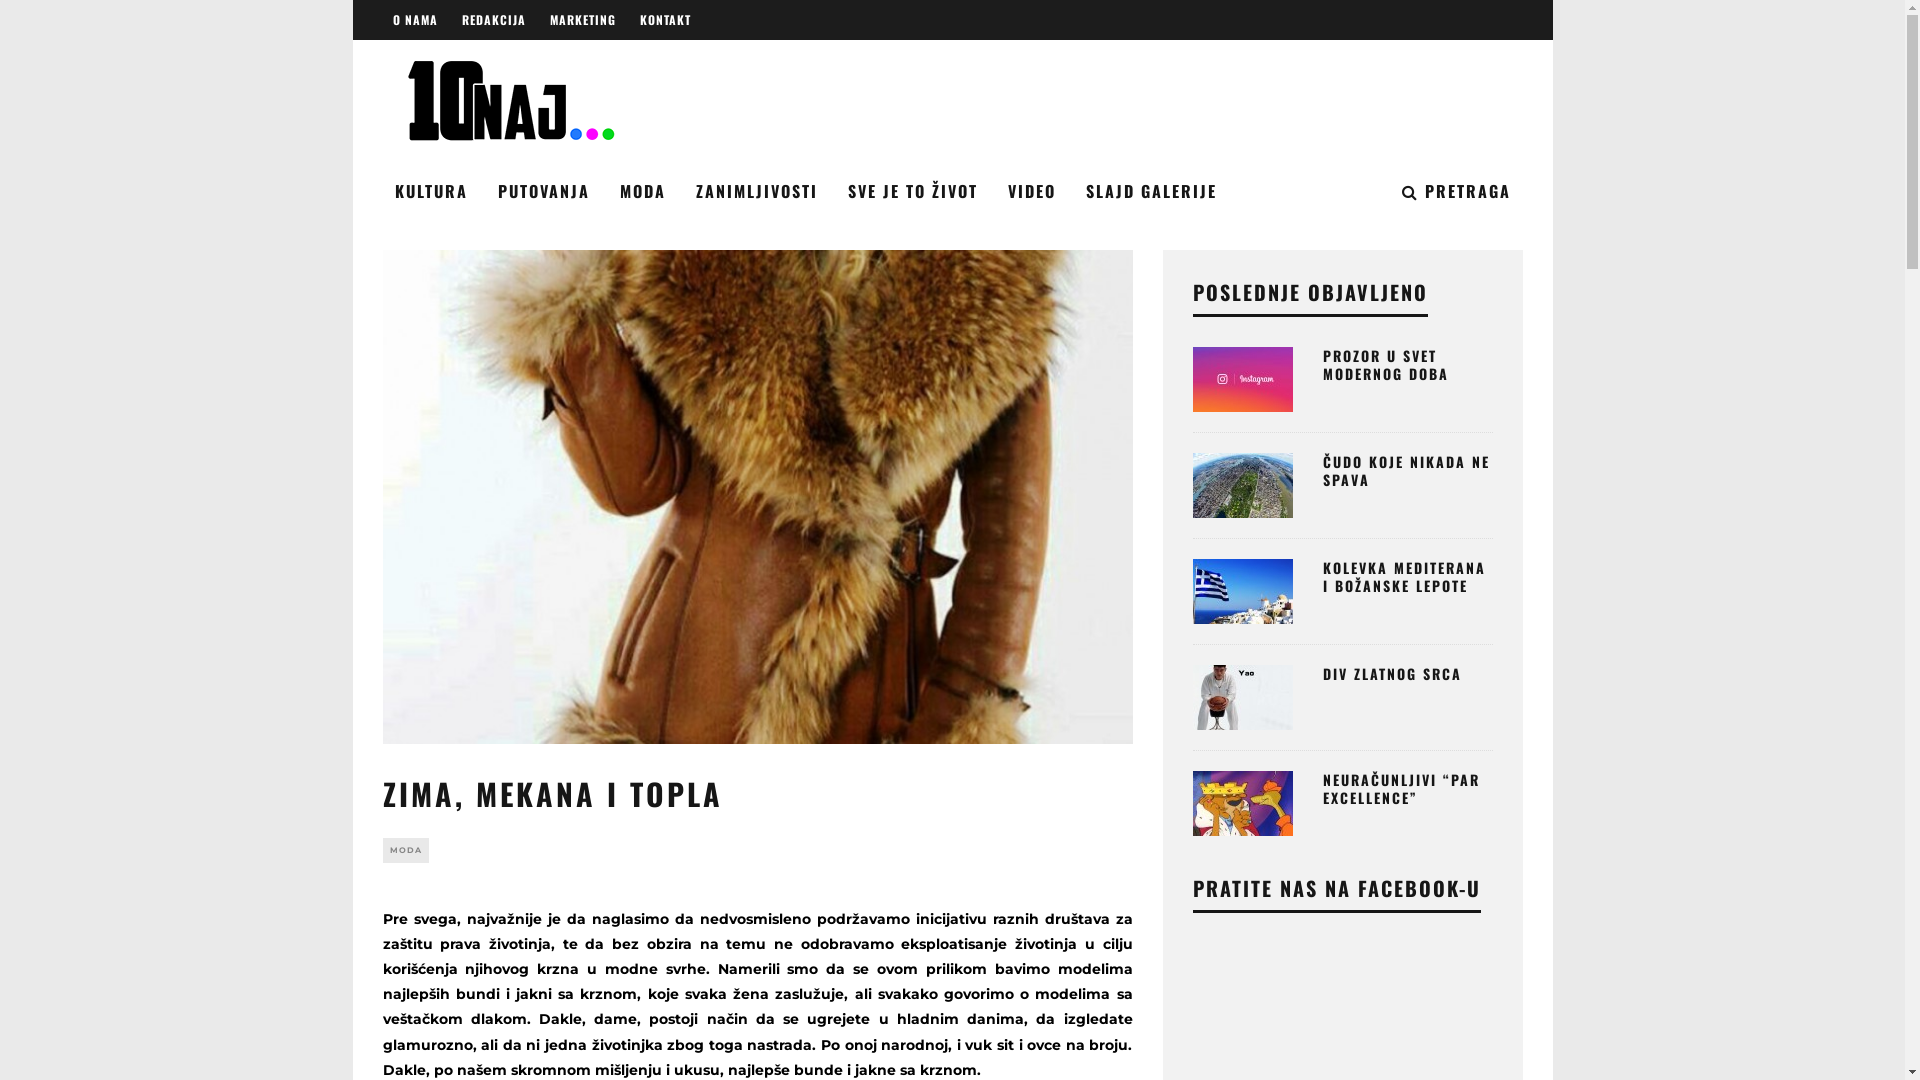  What do you see at coordinates (413, 19) in the screenshot?
I see `'O NAMA'` at bounding box center [413, 19].